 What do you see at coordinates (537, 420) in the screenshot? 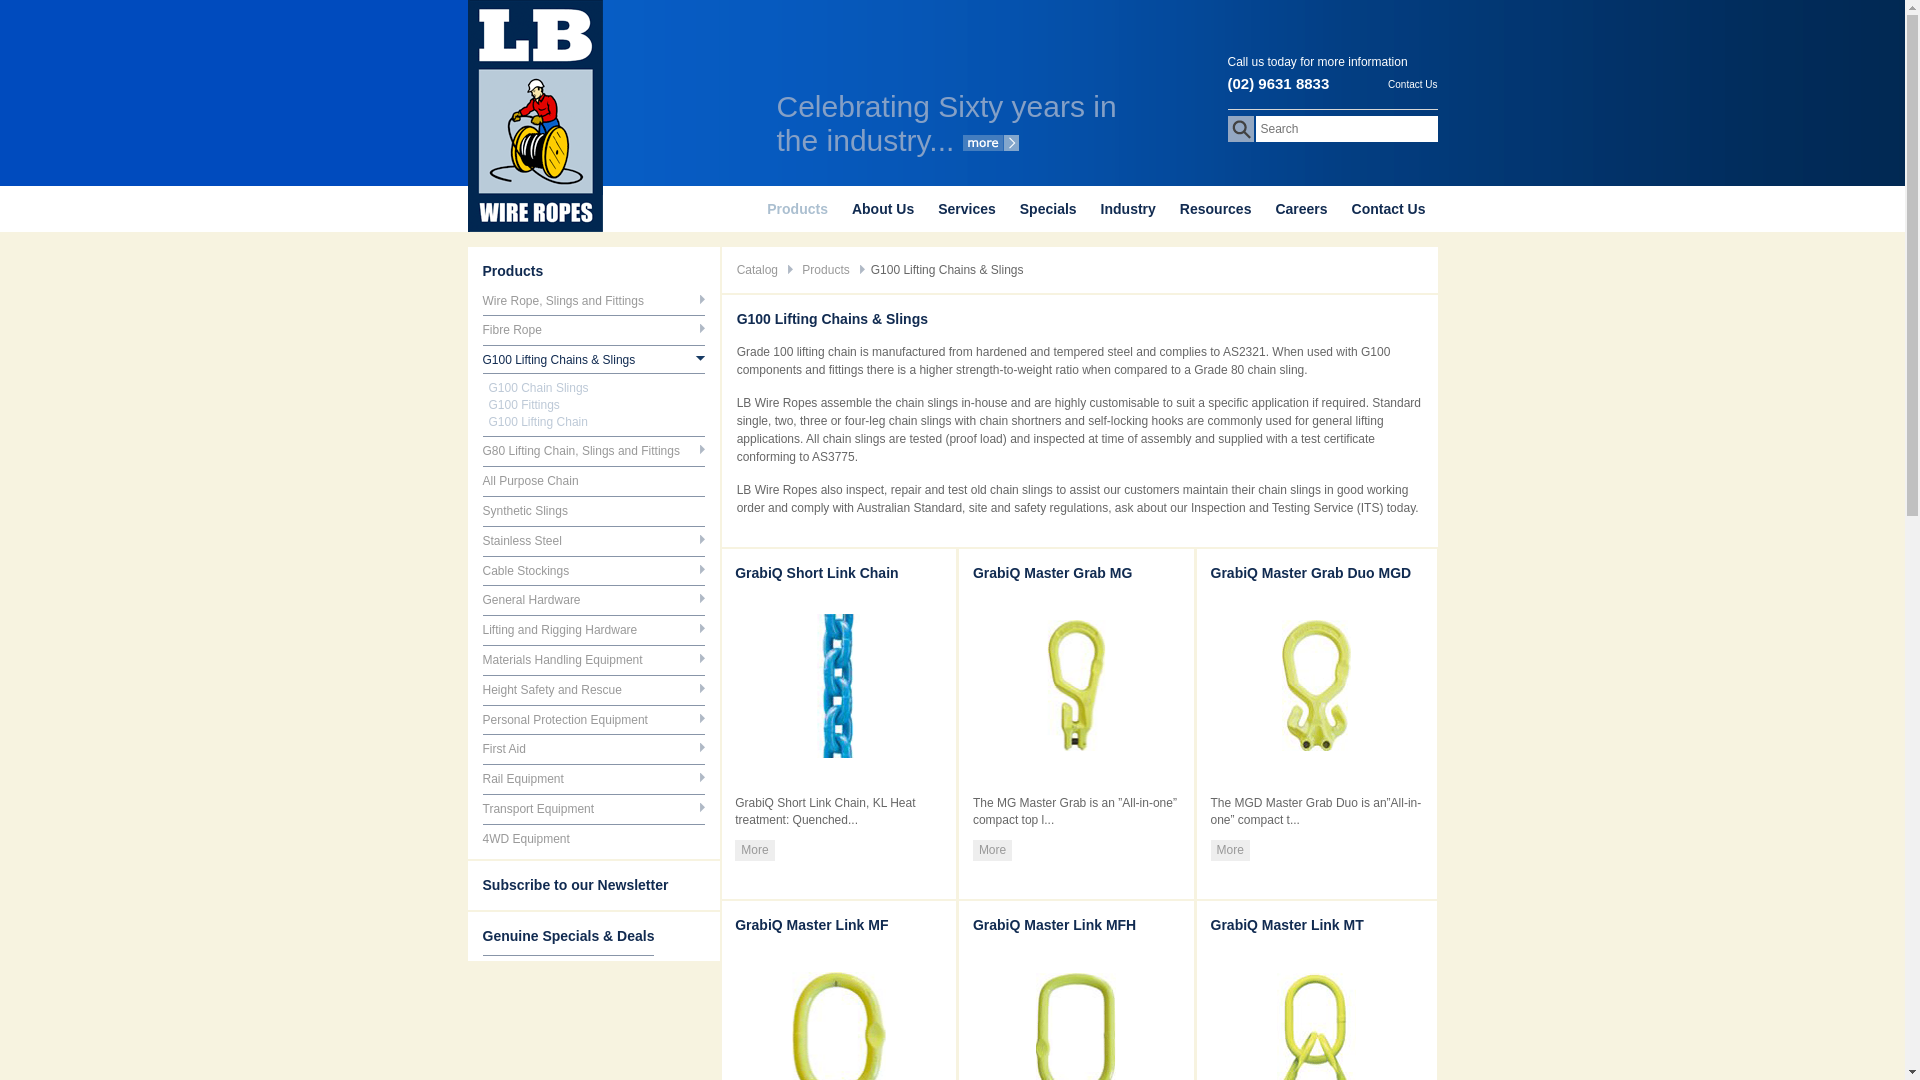
I see `'G100 Lifting Chain'` at bounding box center [537, 420].